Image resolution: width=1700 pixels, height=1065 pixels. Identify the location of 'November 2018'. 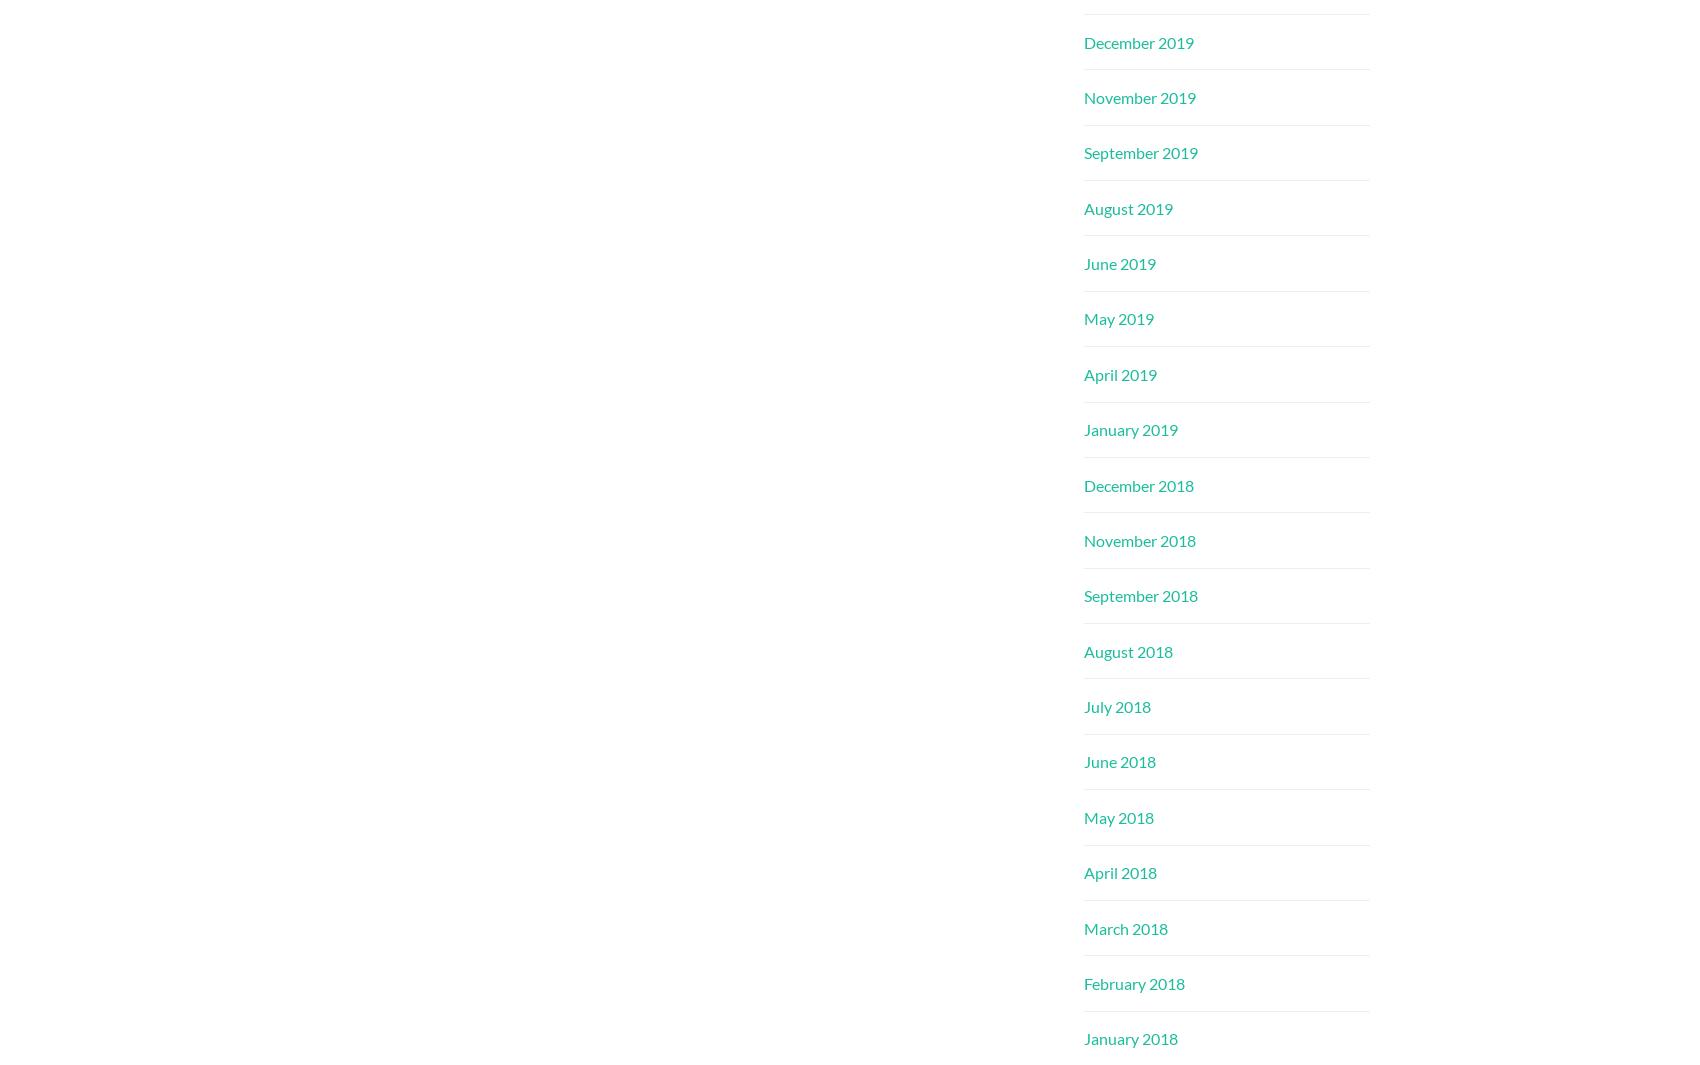
(1140, 539).